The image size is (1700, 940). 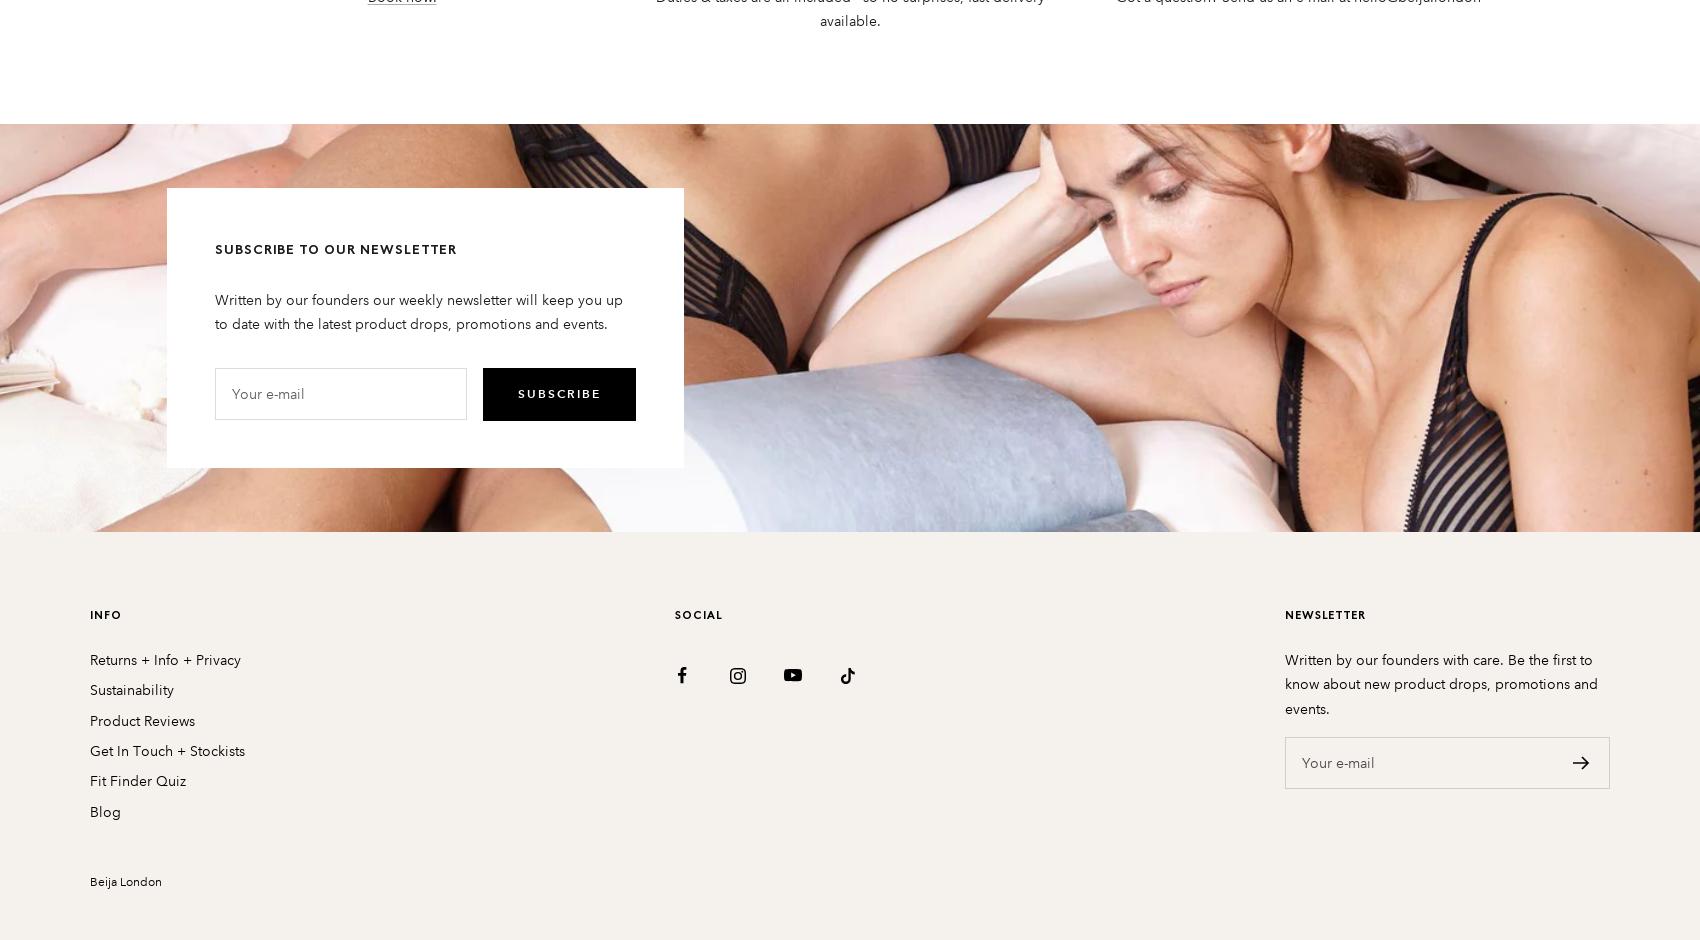 I want to click on 'Subscribe', so click(x=557, y=393).